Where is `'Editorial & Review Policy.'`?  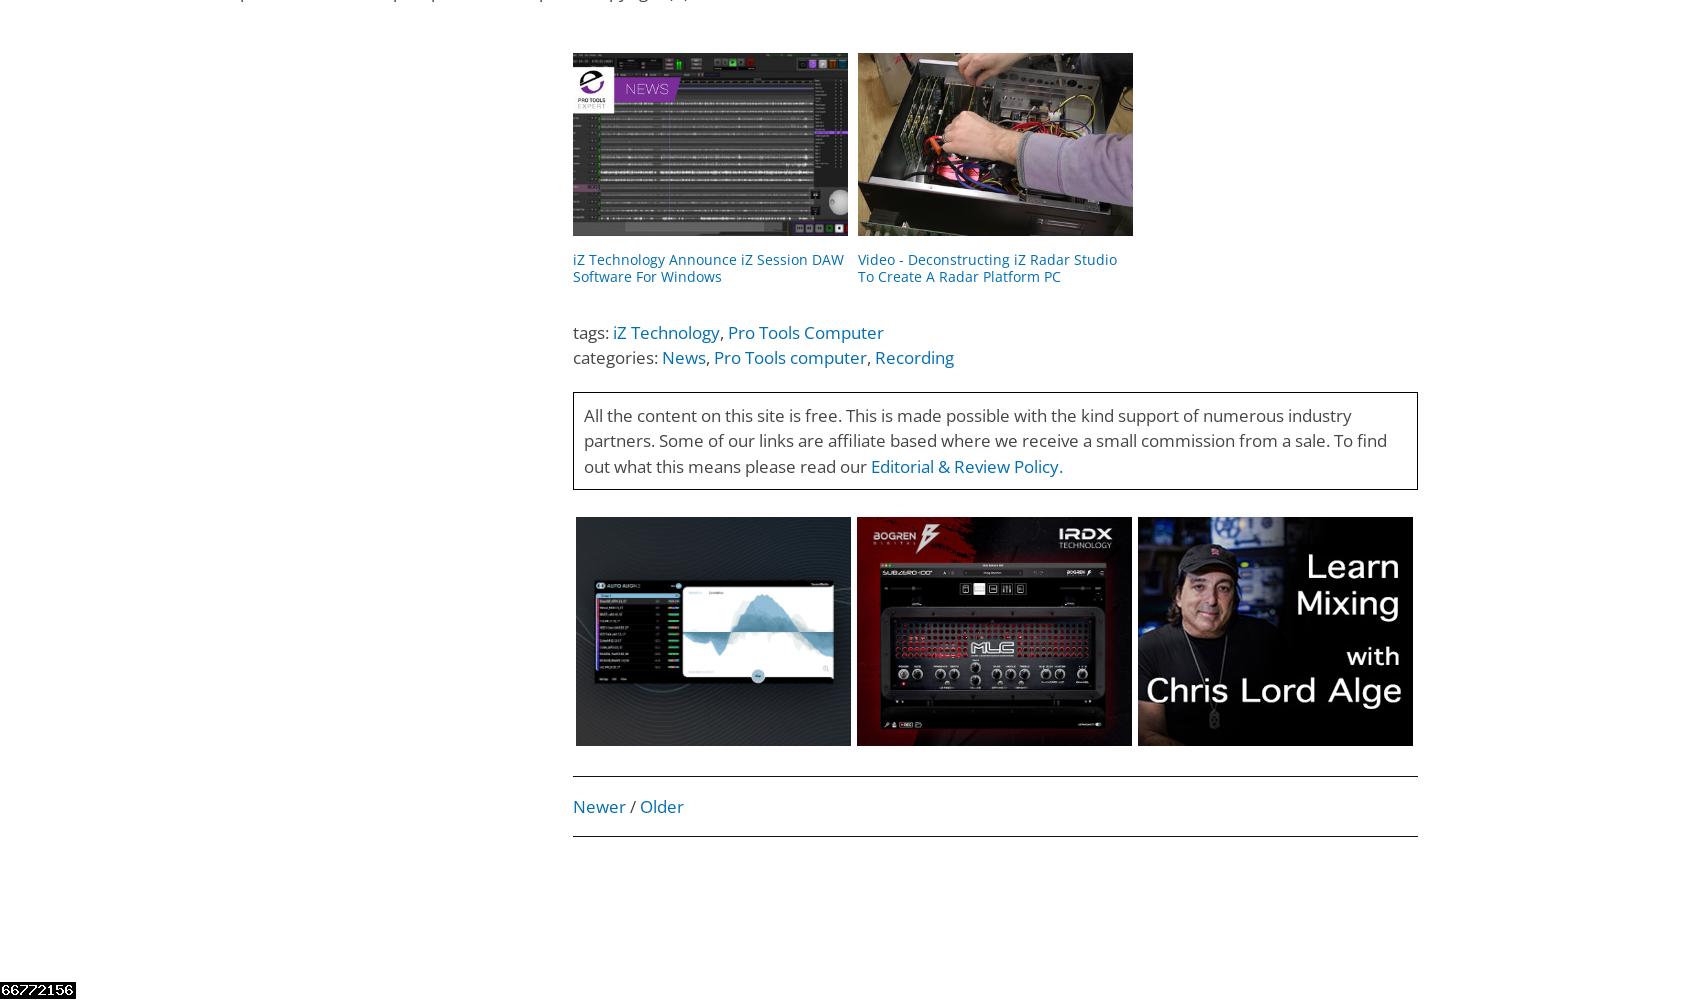 'Editorial & Review Policy.' is located at coordinates (966, 465).